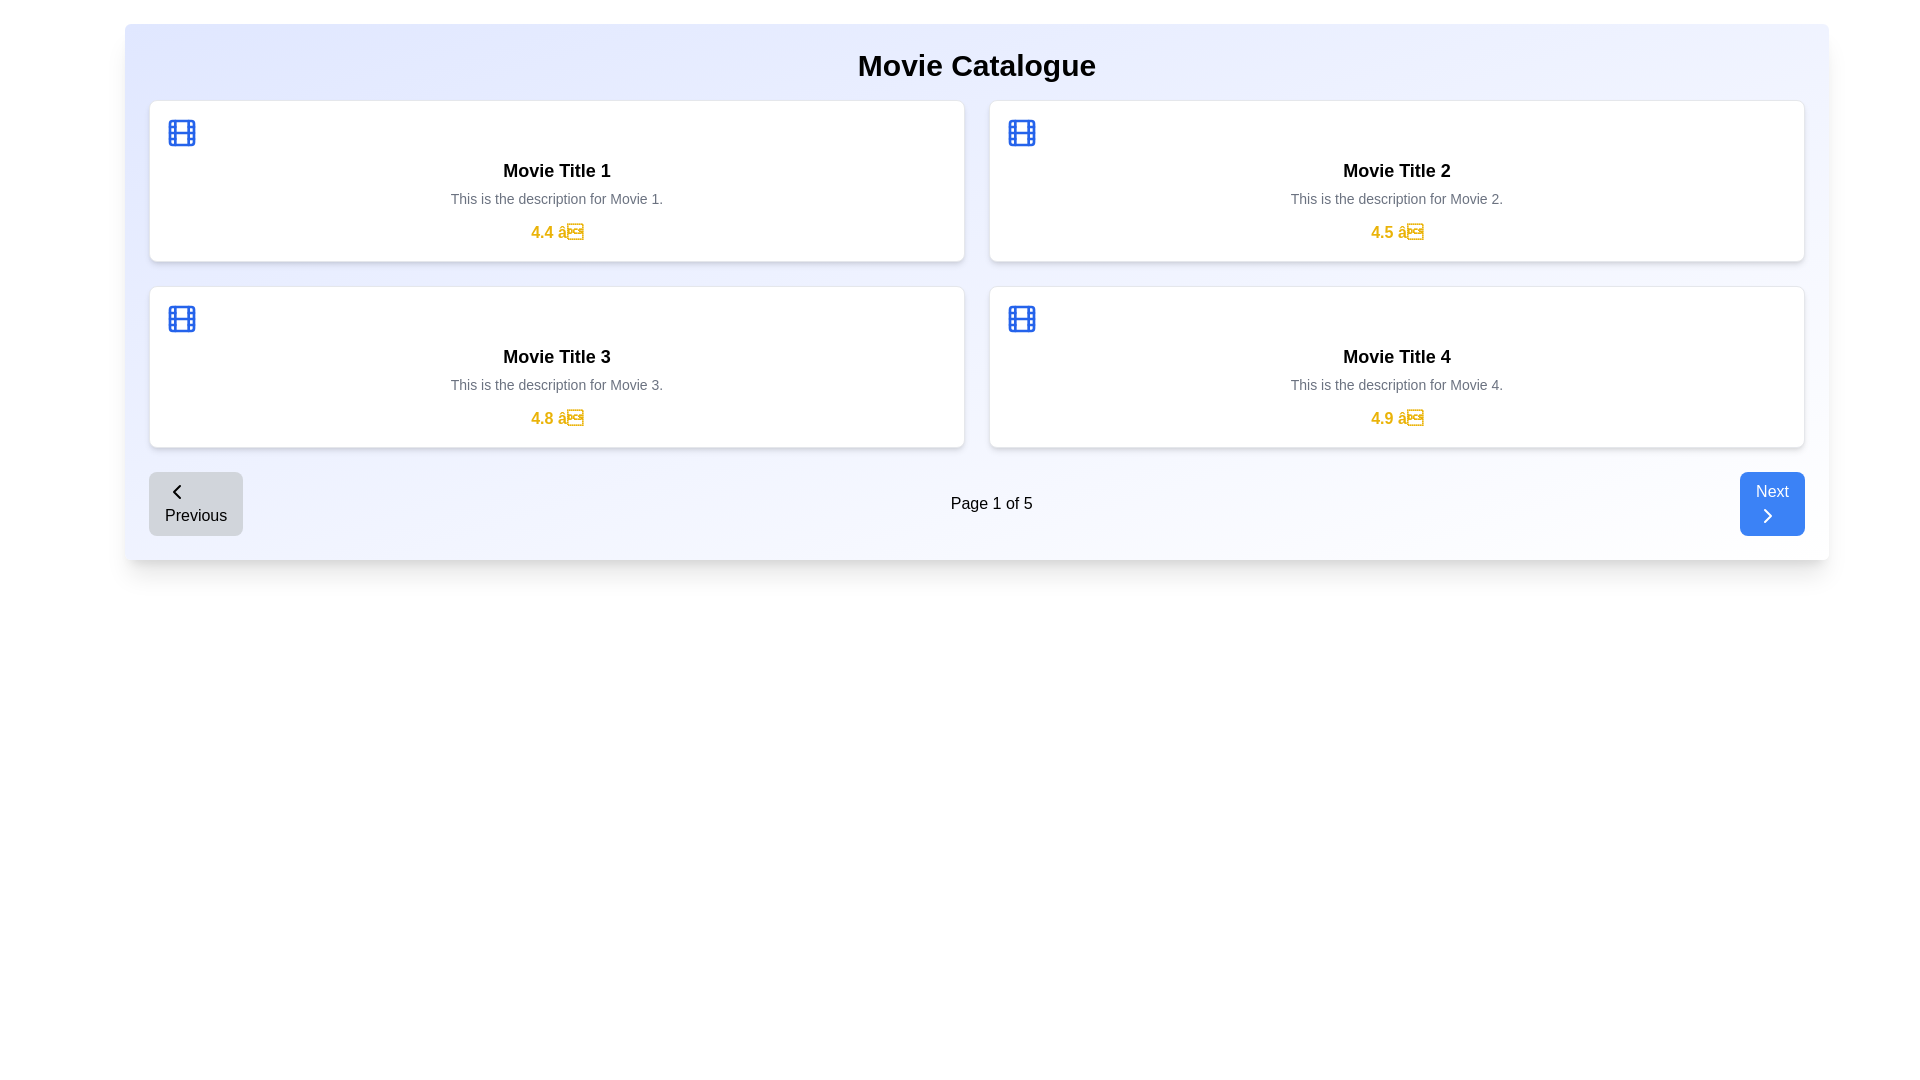 The image size is (1920, 1080). What do you see at coordinates (556, 366) in the screenshot?
I see `the interactive presentation card displaying information about 'Movie Title 3', located in the third slot of the grid layout` at bounding box center [556, 366].